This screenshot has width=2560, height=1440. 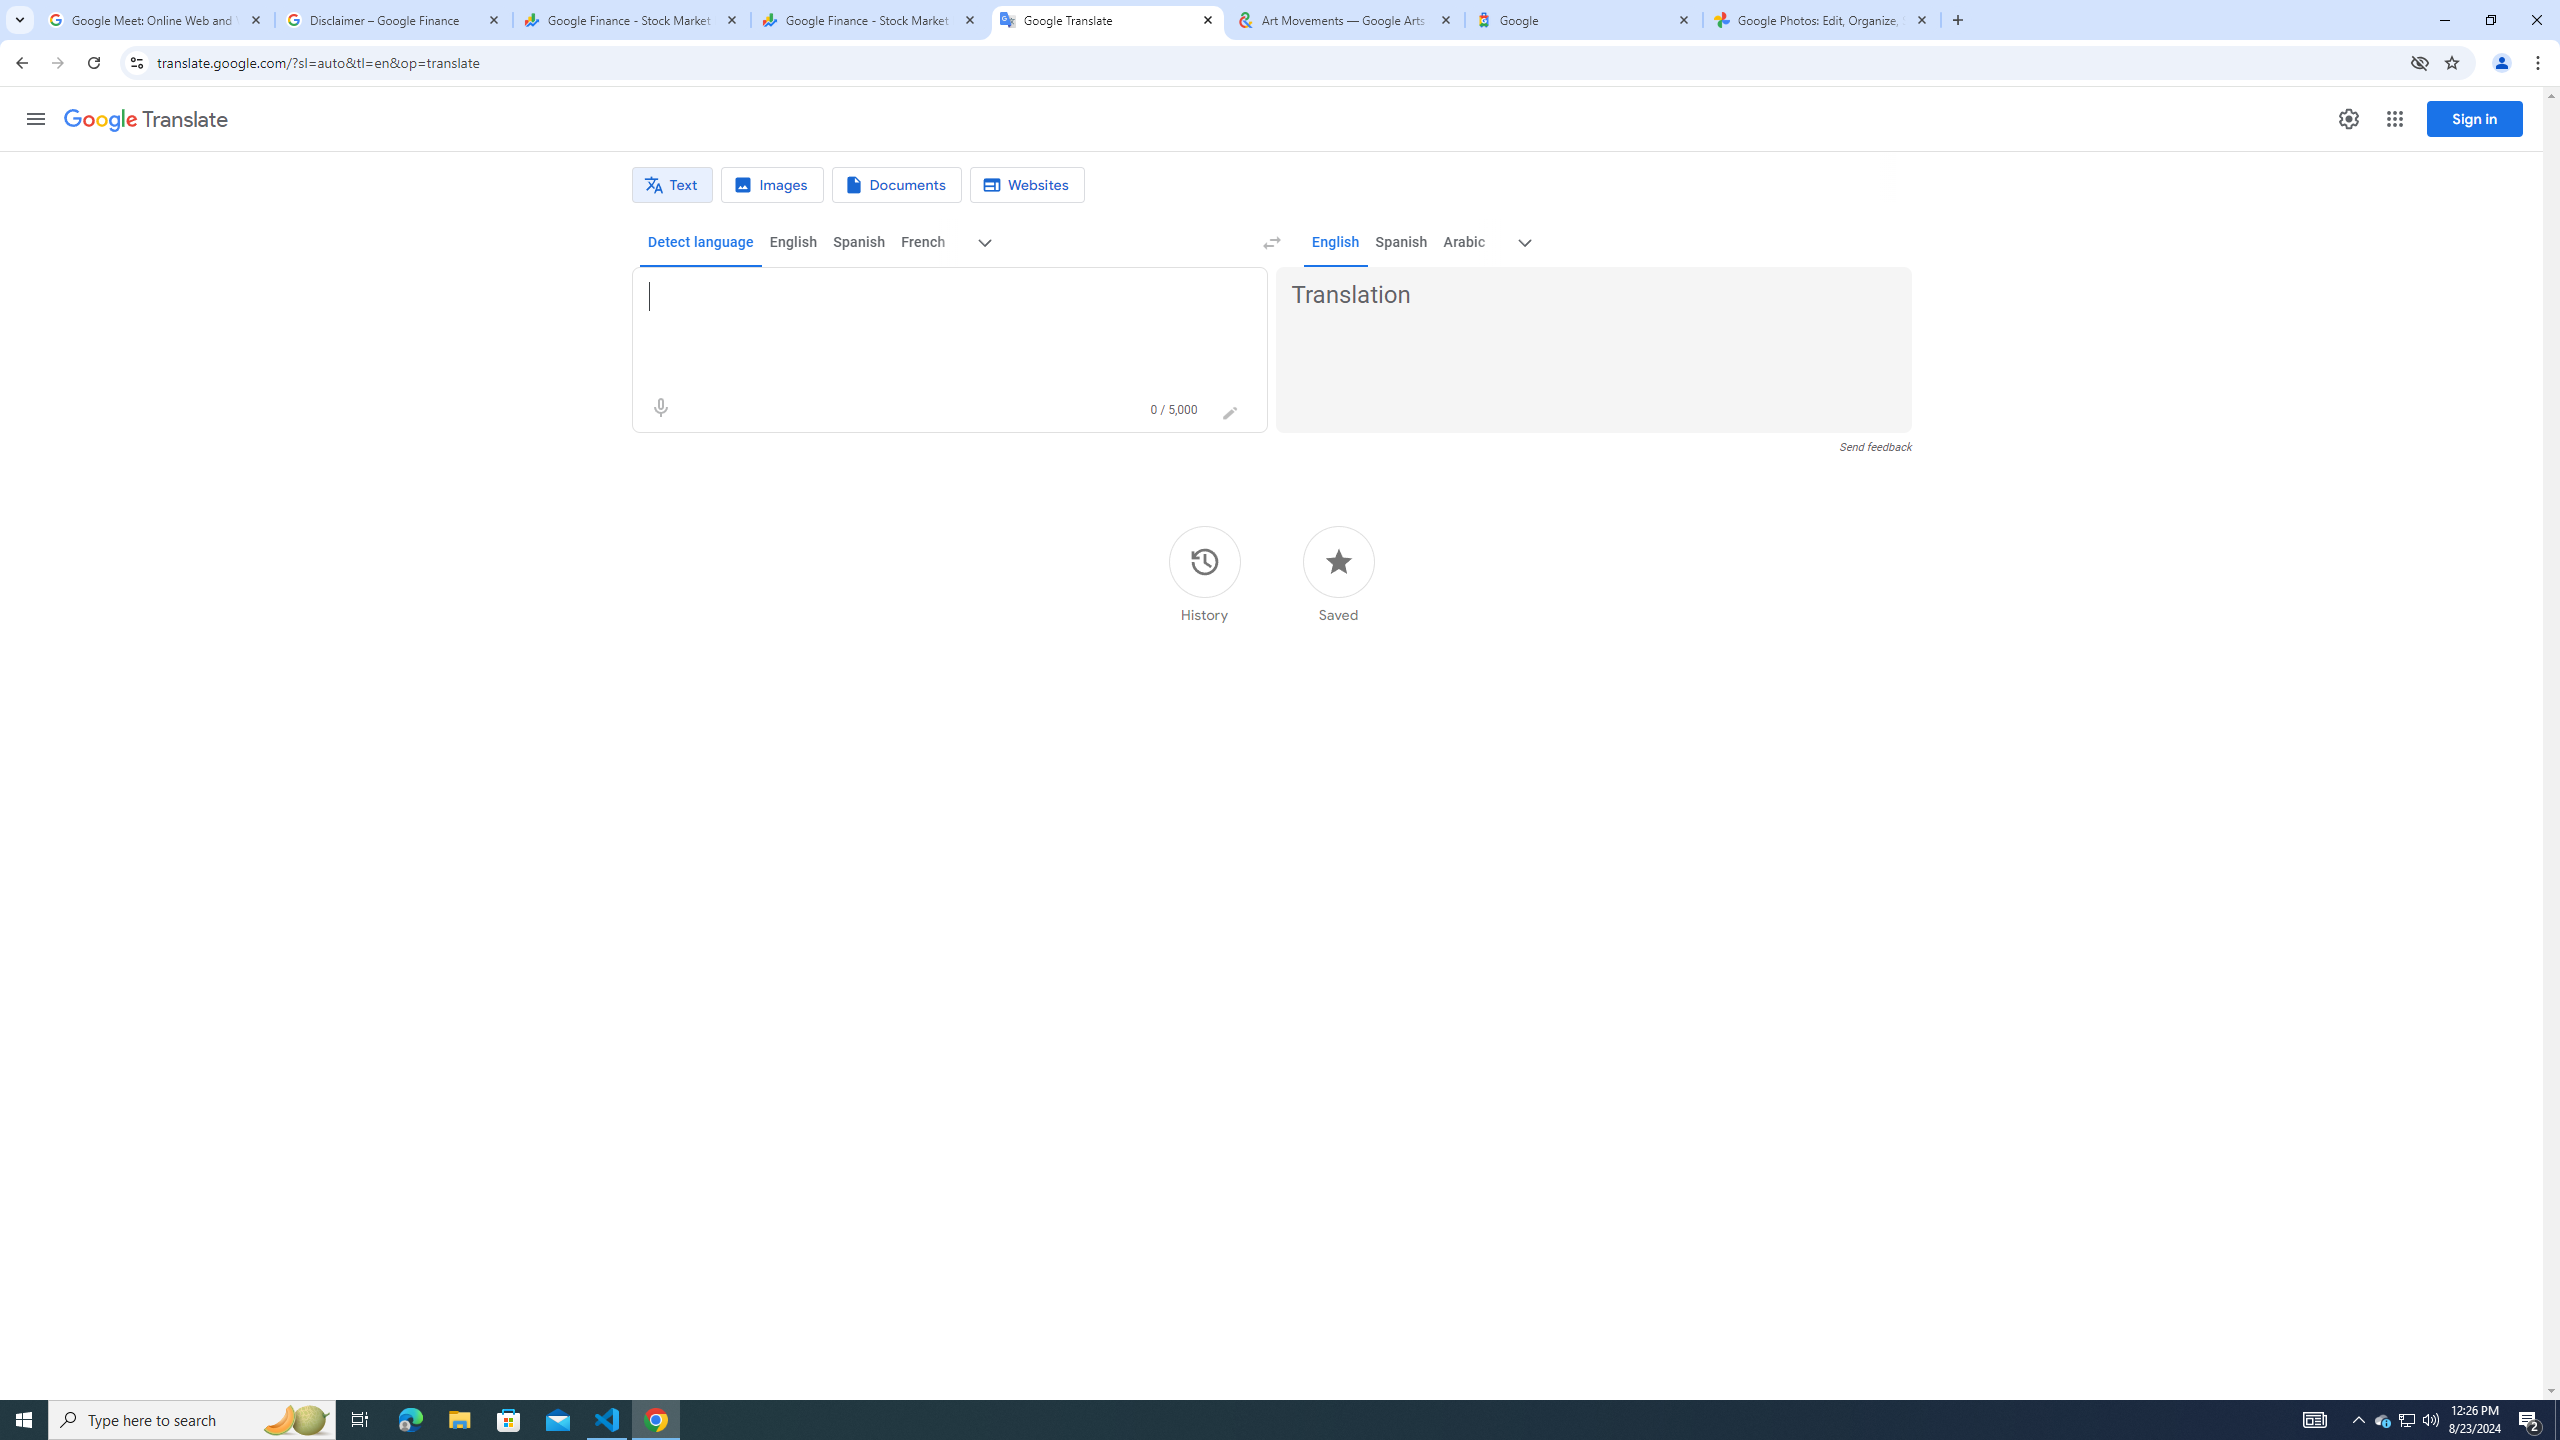 I want to click on 'Text translation', so click(x=672, y=184).